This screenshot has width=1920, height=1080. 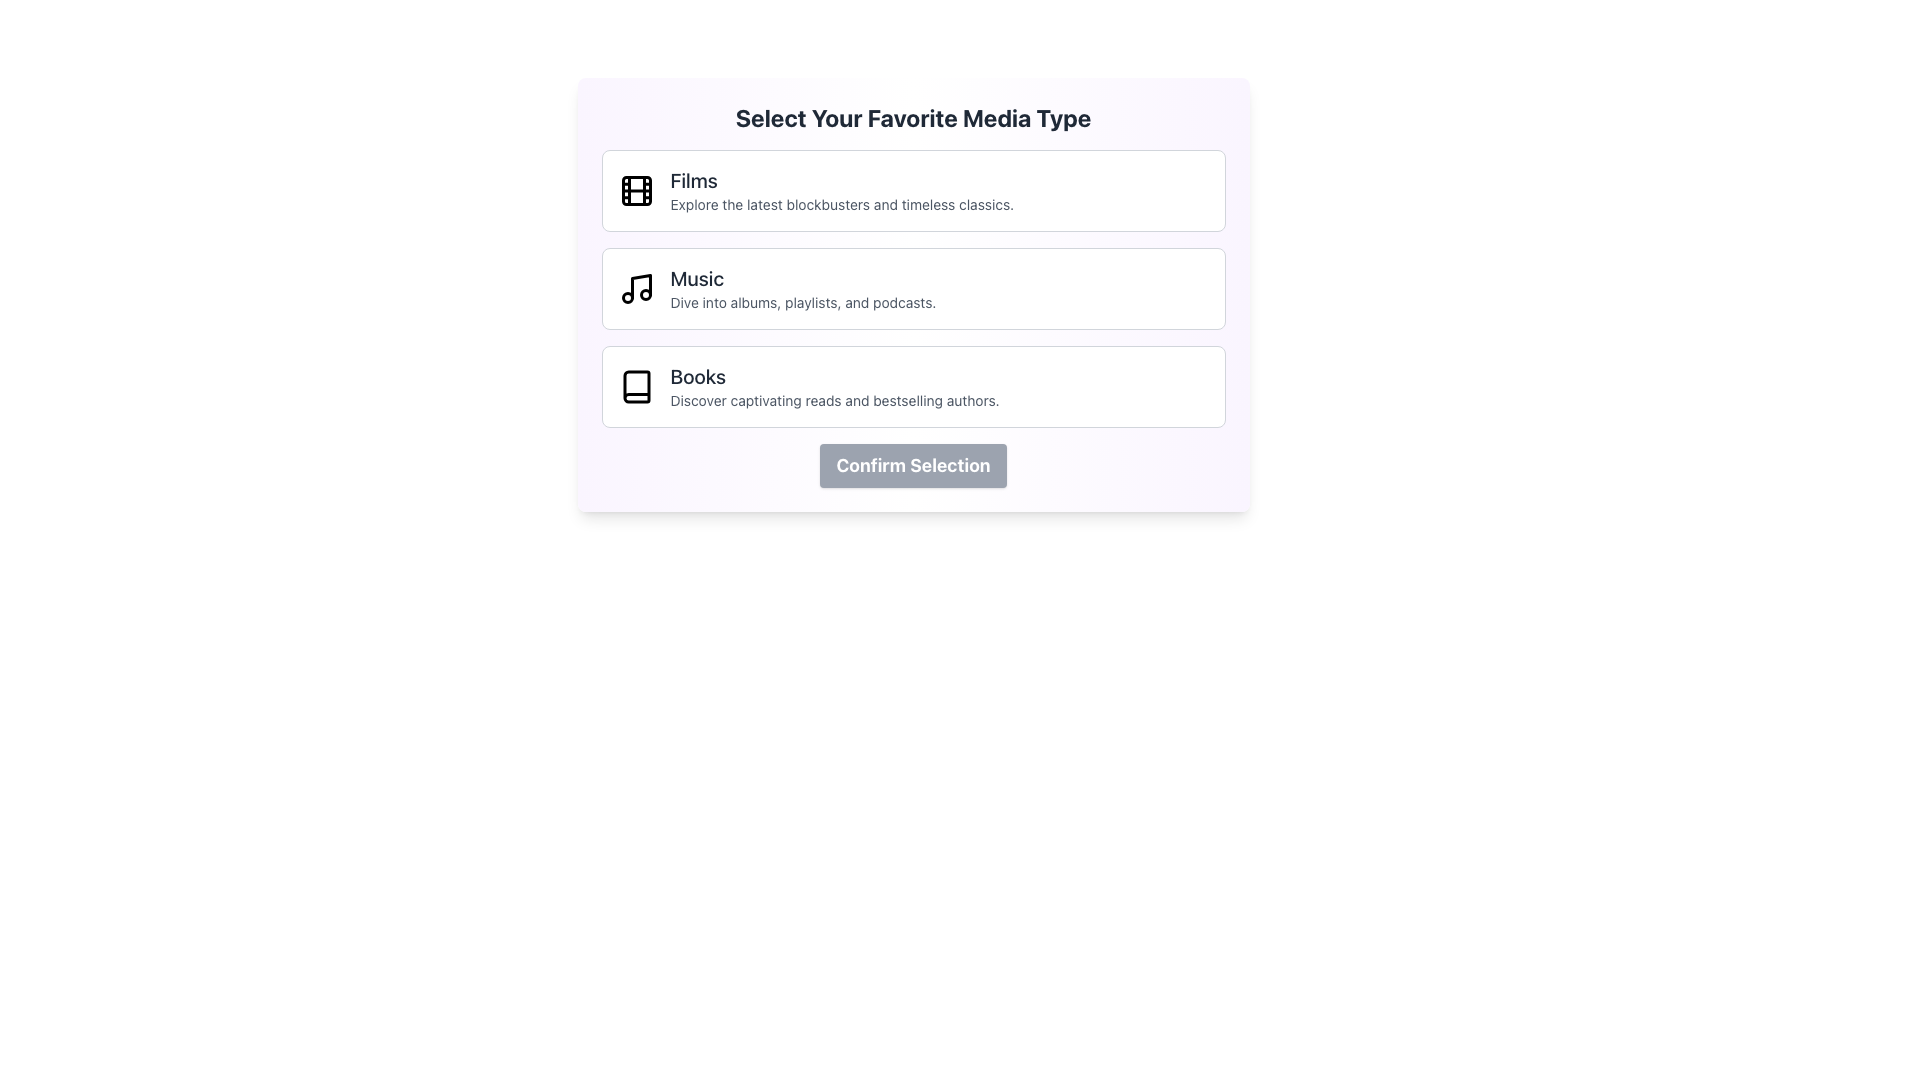 What do you see at coordinates (645, 294) in the screenshot?
I see `the second circular decorative element of the music icon in the 'Music' section of the menu` at bounding box center [645, 294].